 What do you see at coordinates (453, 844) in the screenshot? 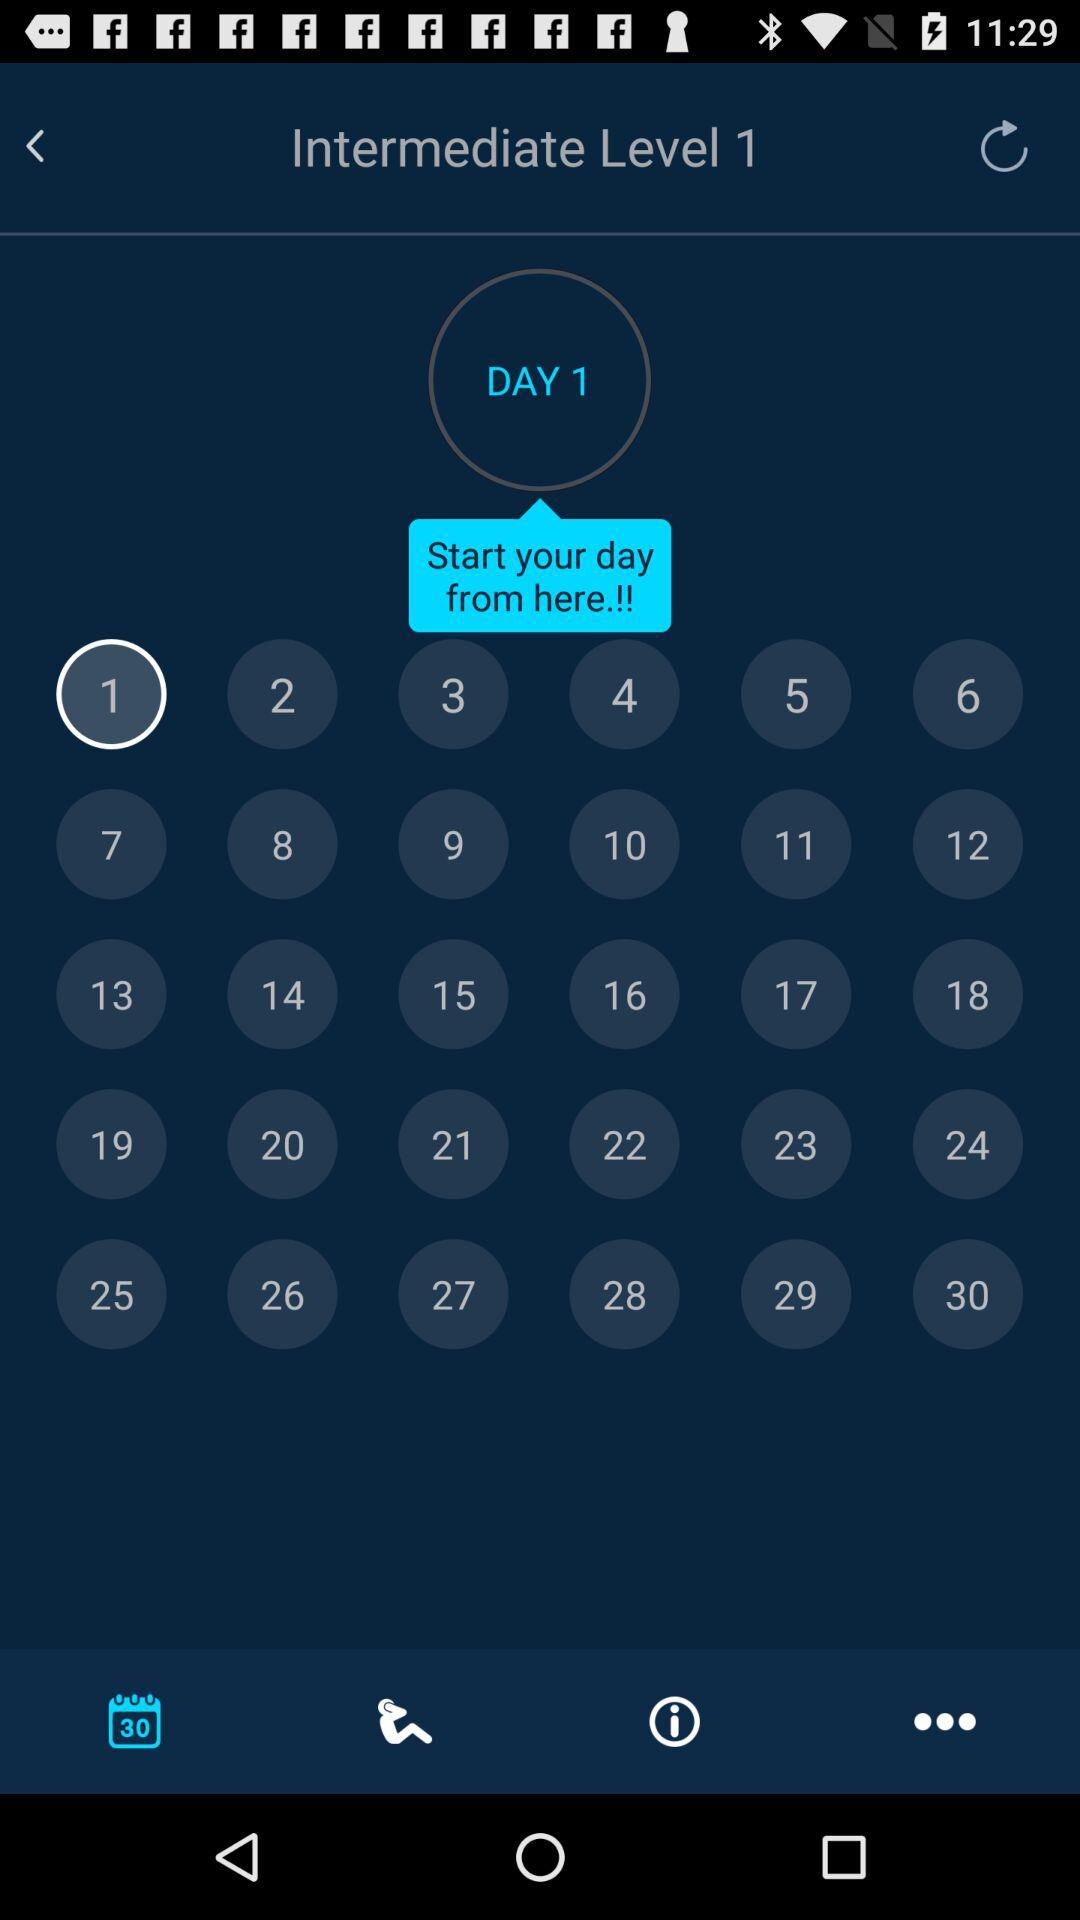
I see `keyboard no9` at bounding box center [453, 844].